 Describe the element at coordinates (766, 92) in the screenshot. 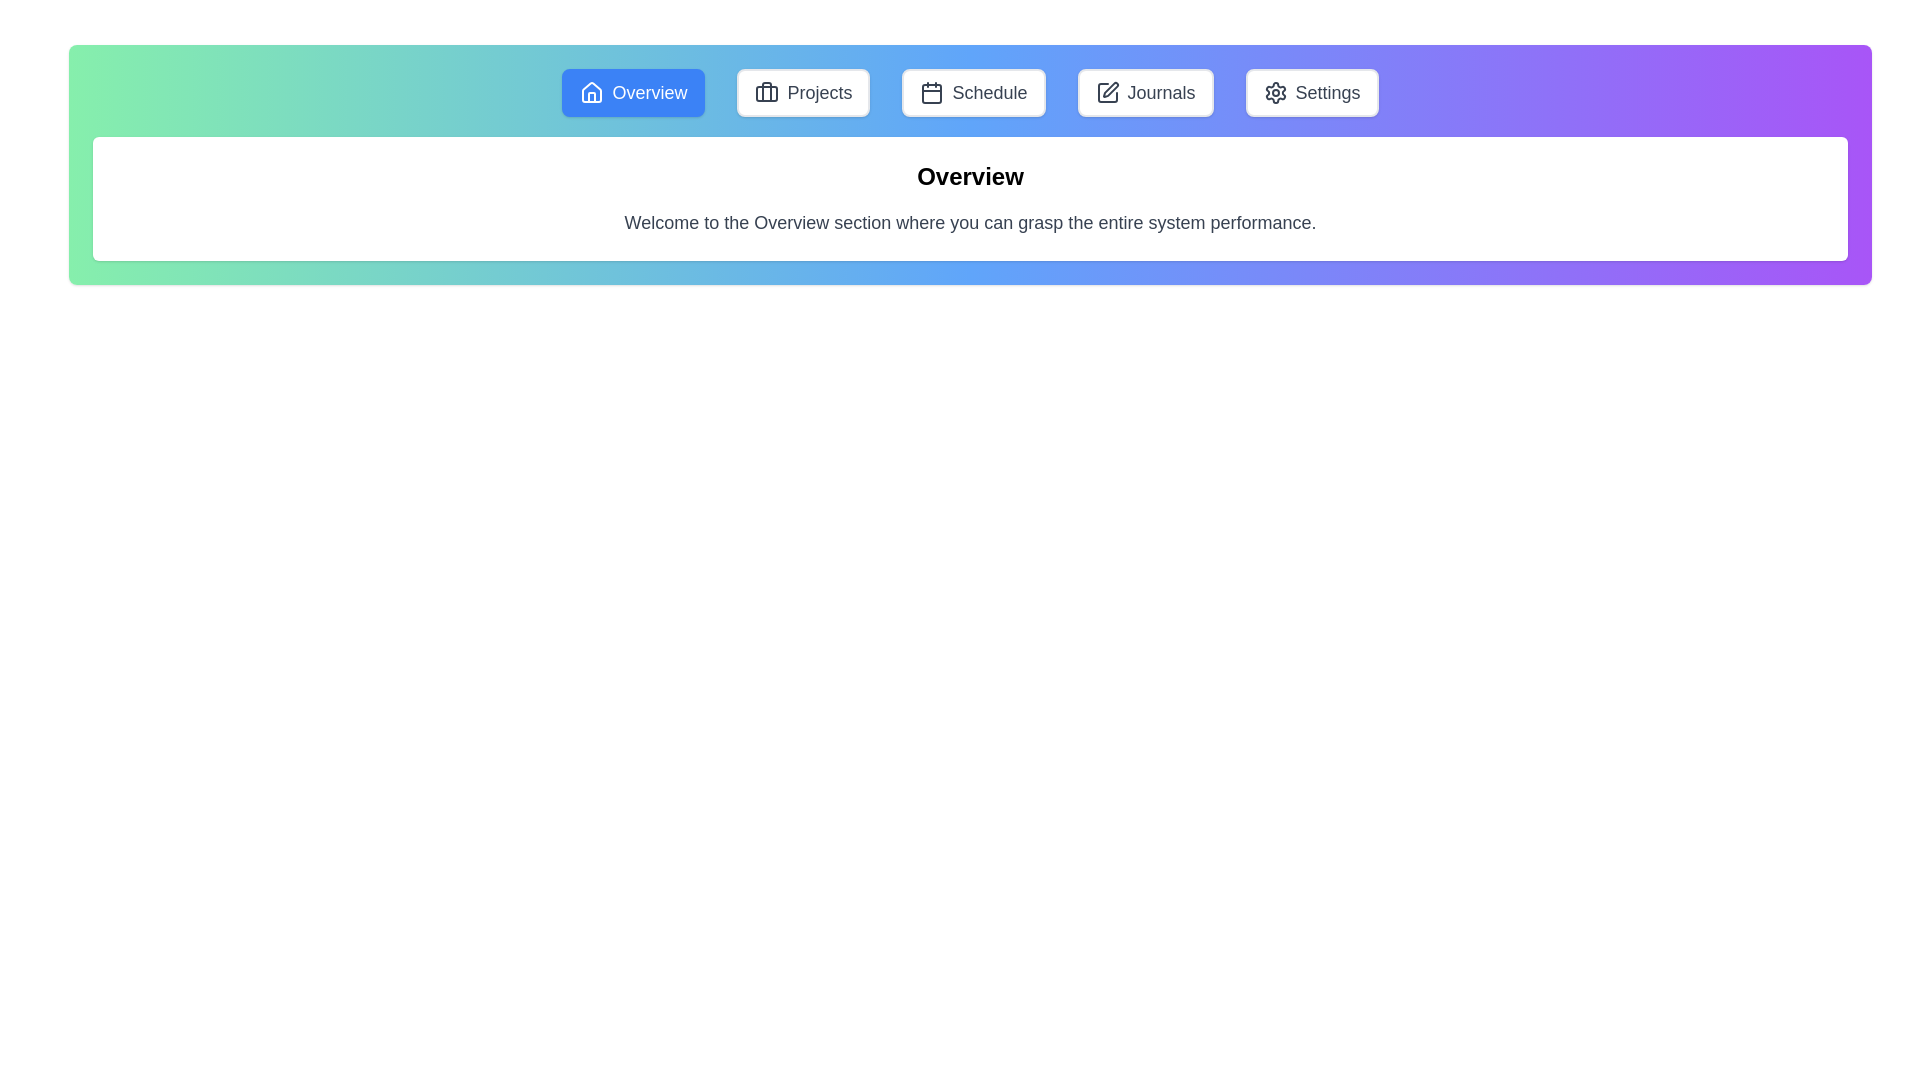

I see `the briefcase icon associated with the 'Projects' navigation button` at that location.